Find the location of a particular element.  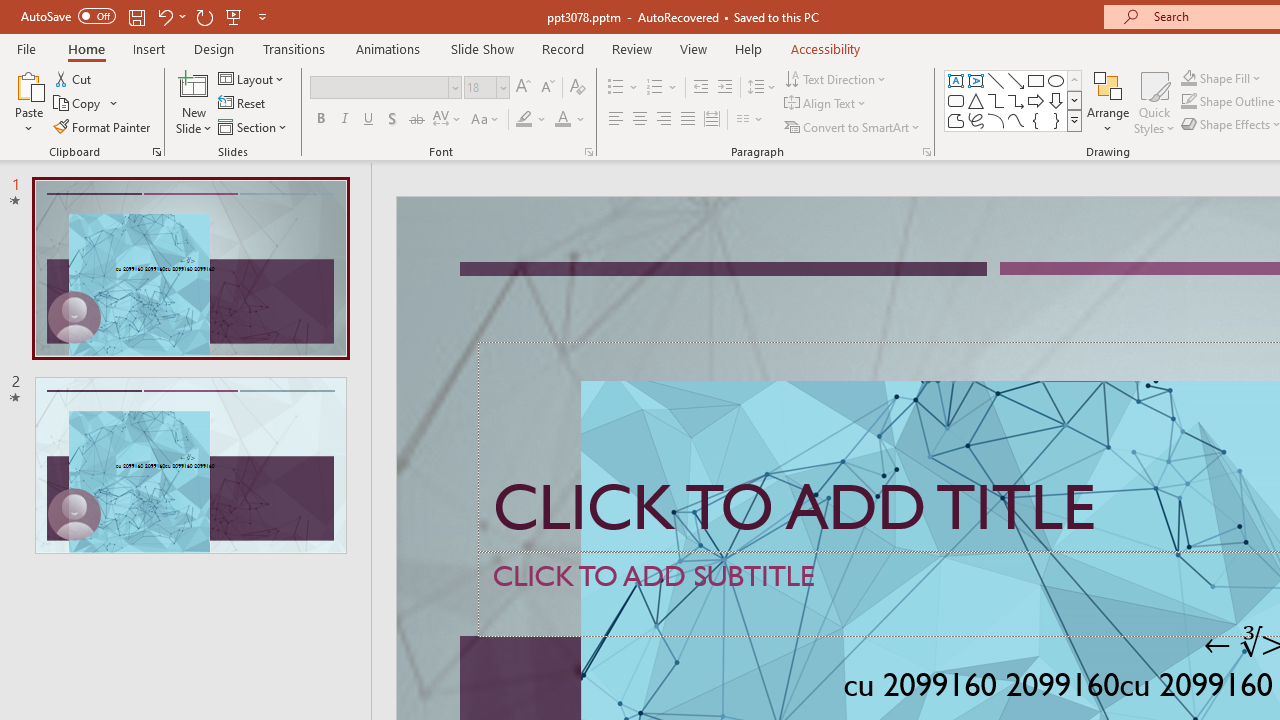

'Class: NetUIImage' is located at coordinates (1074, 120).